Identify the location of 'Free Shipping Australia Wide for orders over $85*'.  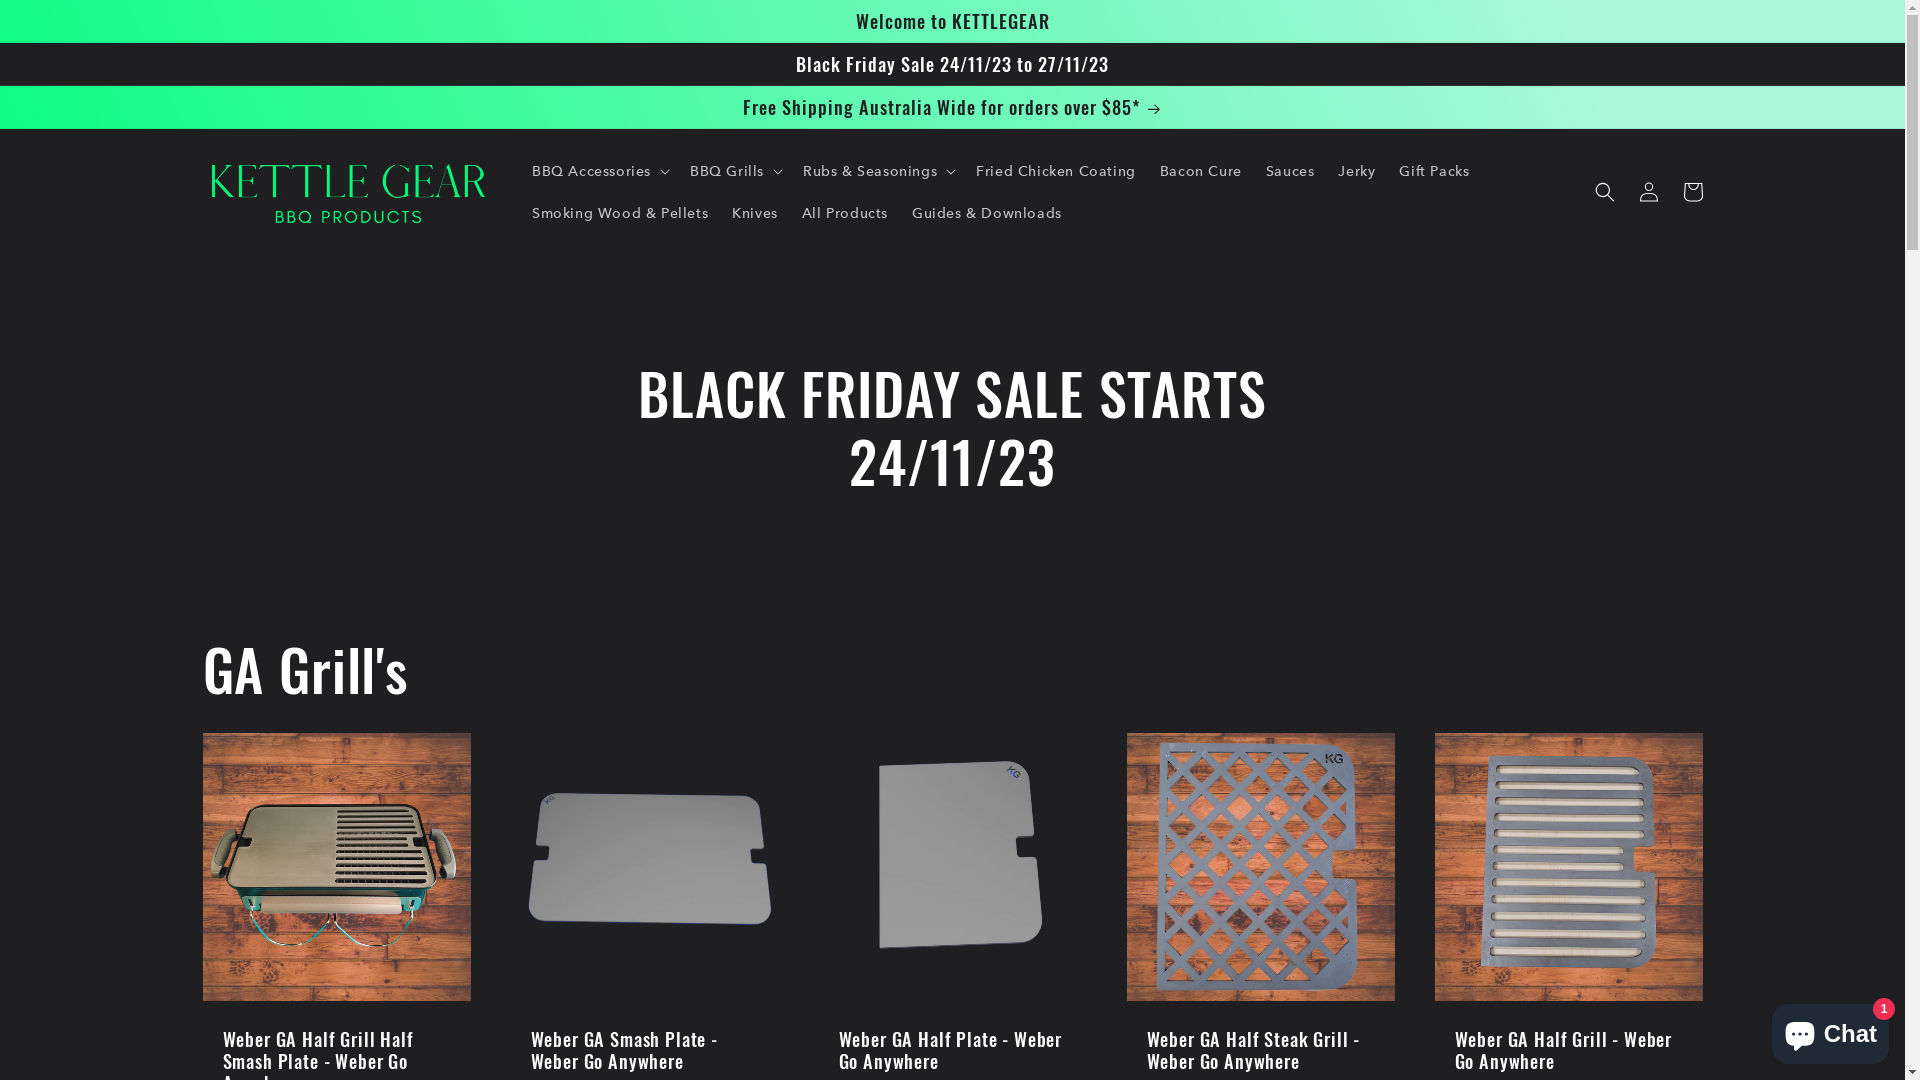
(951, 107).